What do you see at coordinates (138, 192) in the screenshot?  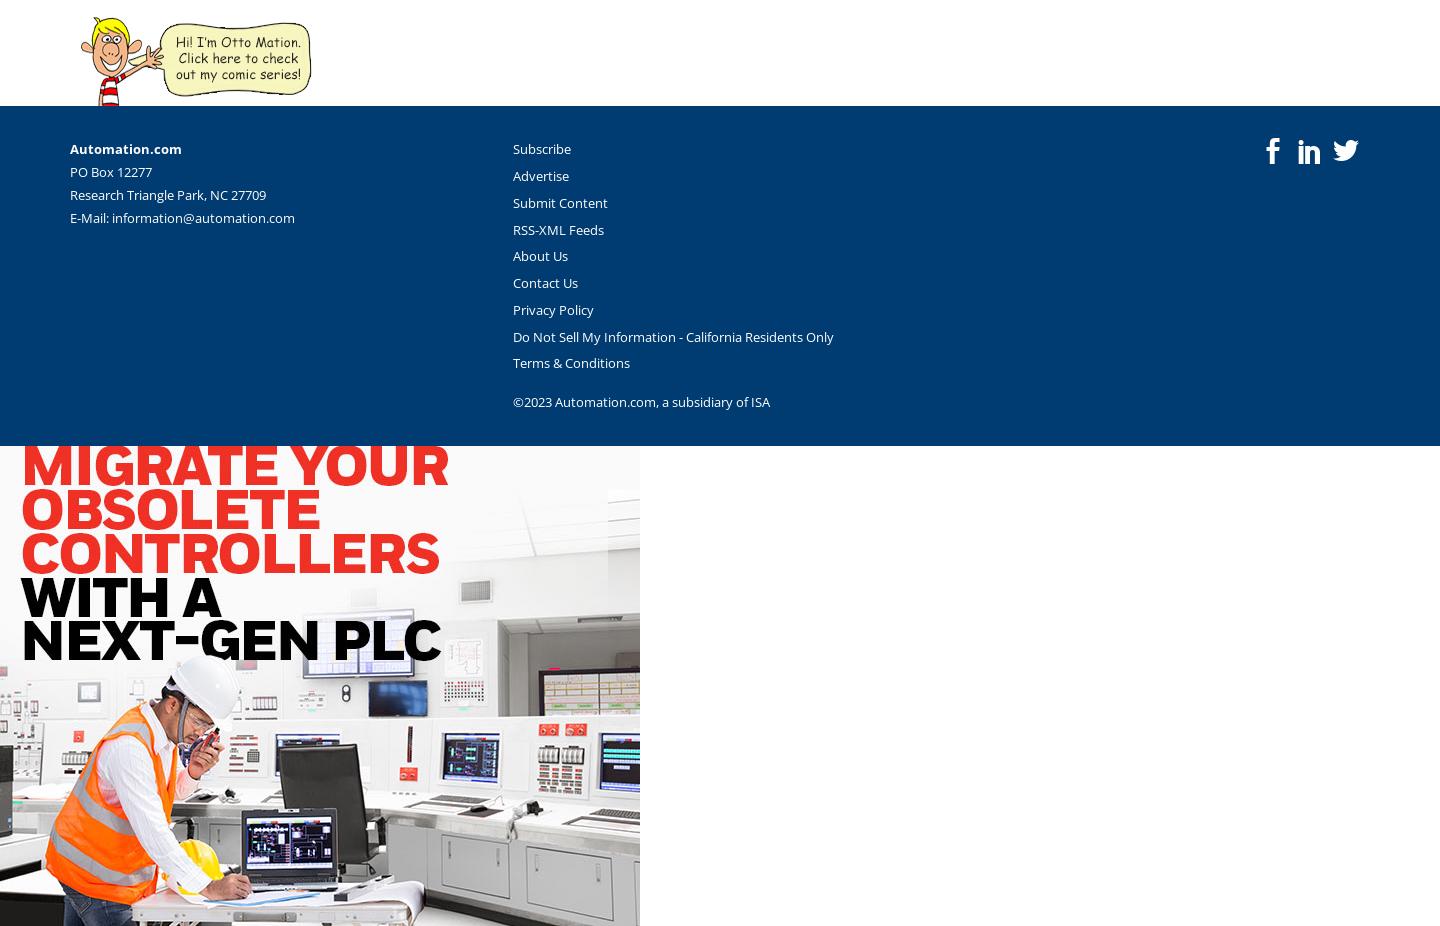 I see `'Research Triangle Park,'` at bounding box center [138, 192].